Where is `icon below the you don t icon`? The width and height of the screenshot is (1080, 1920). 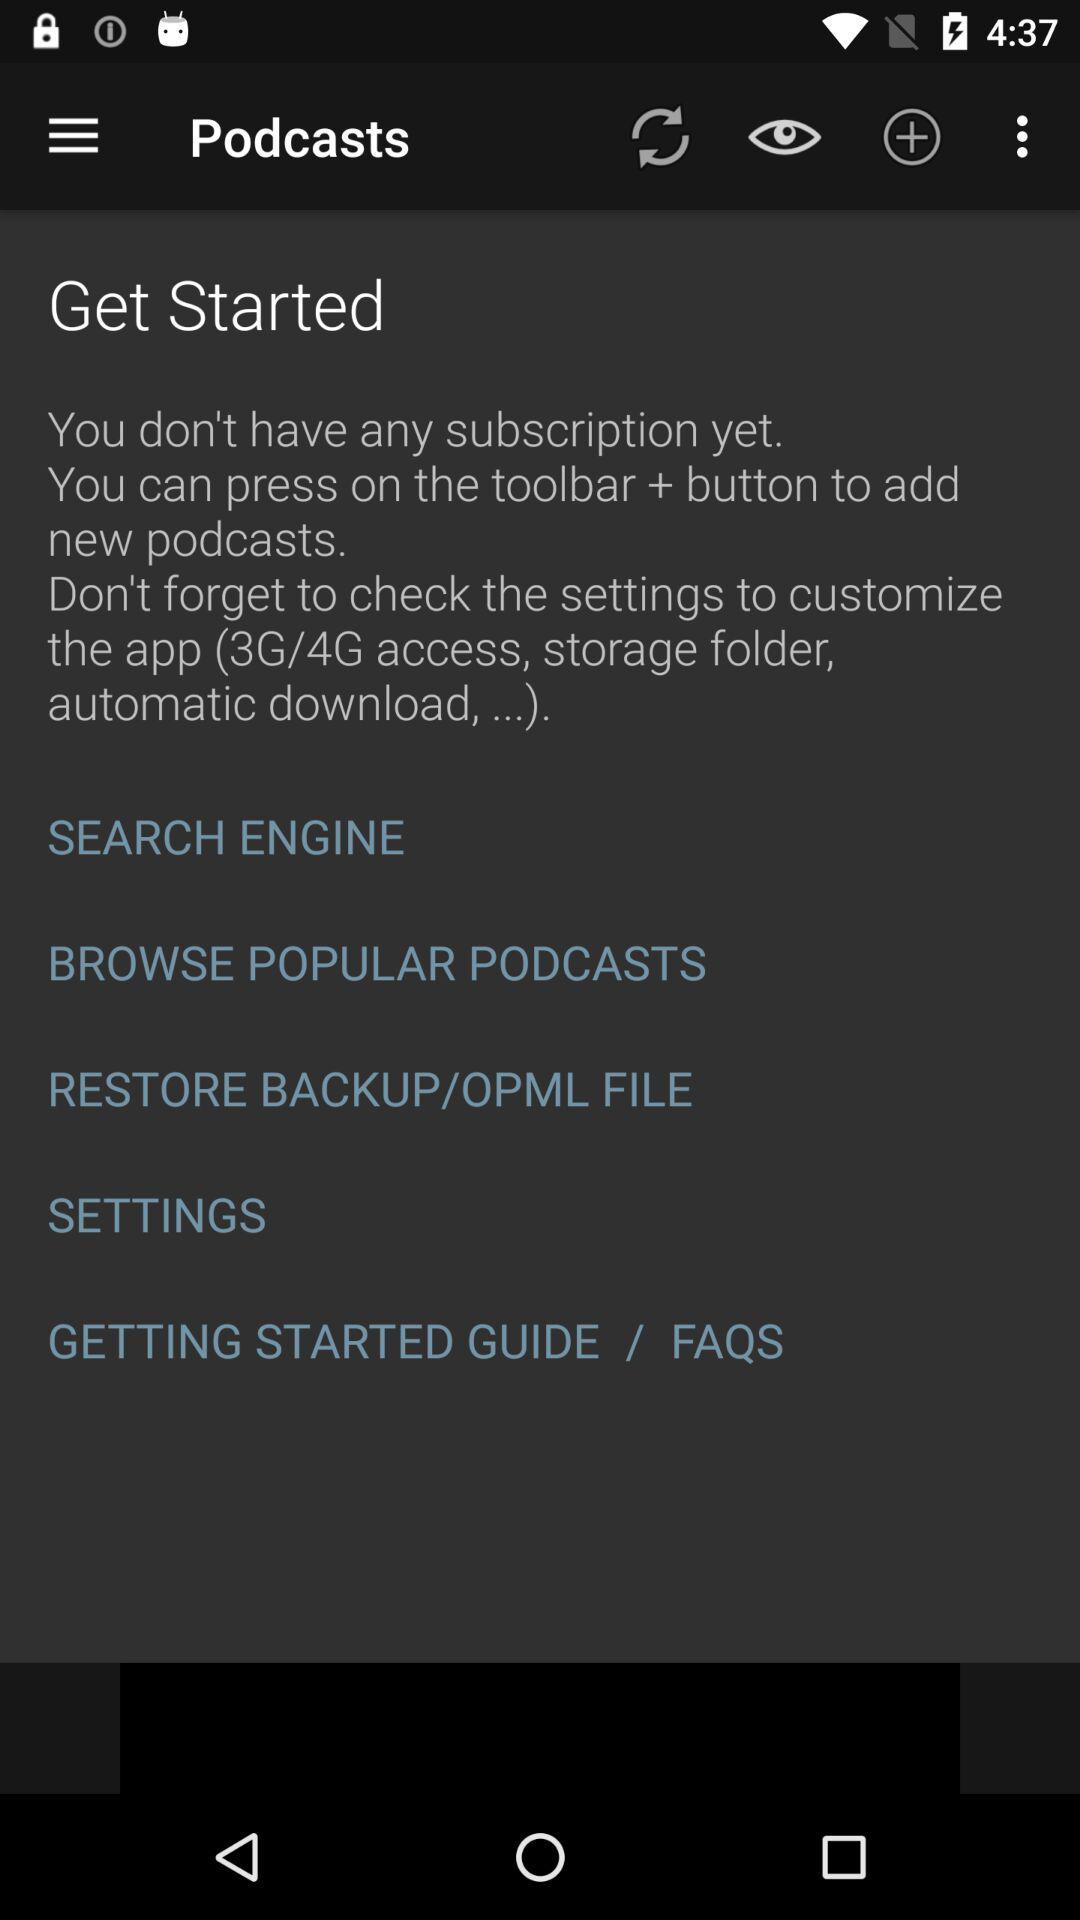
icon below the you don t icon is located at coordinates (540, 836).